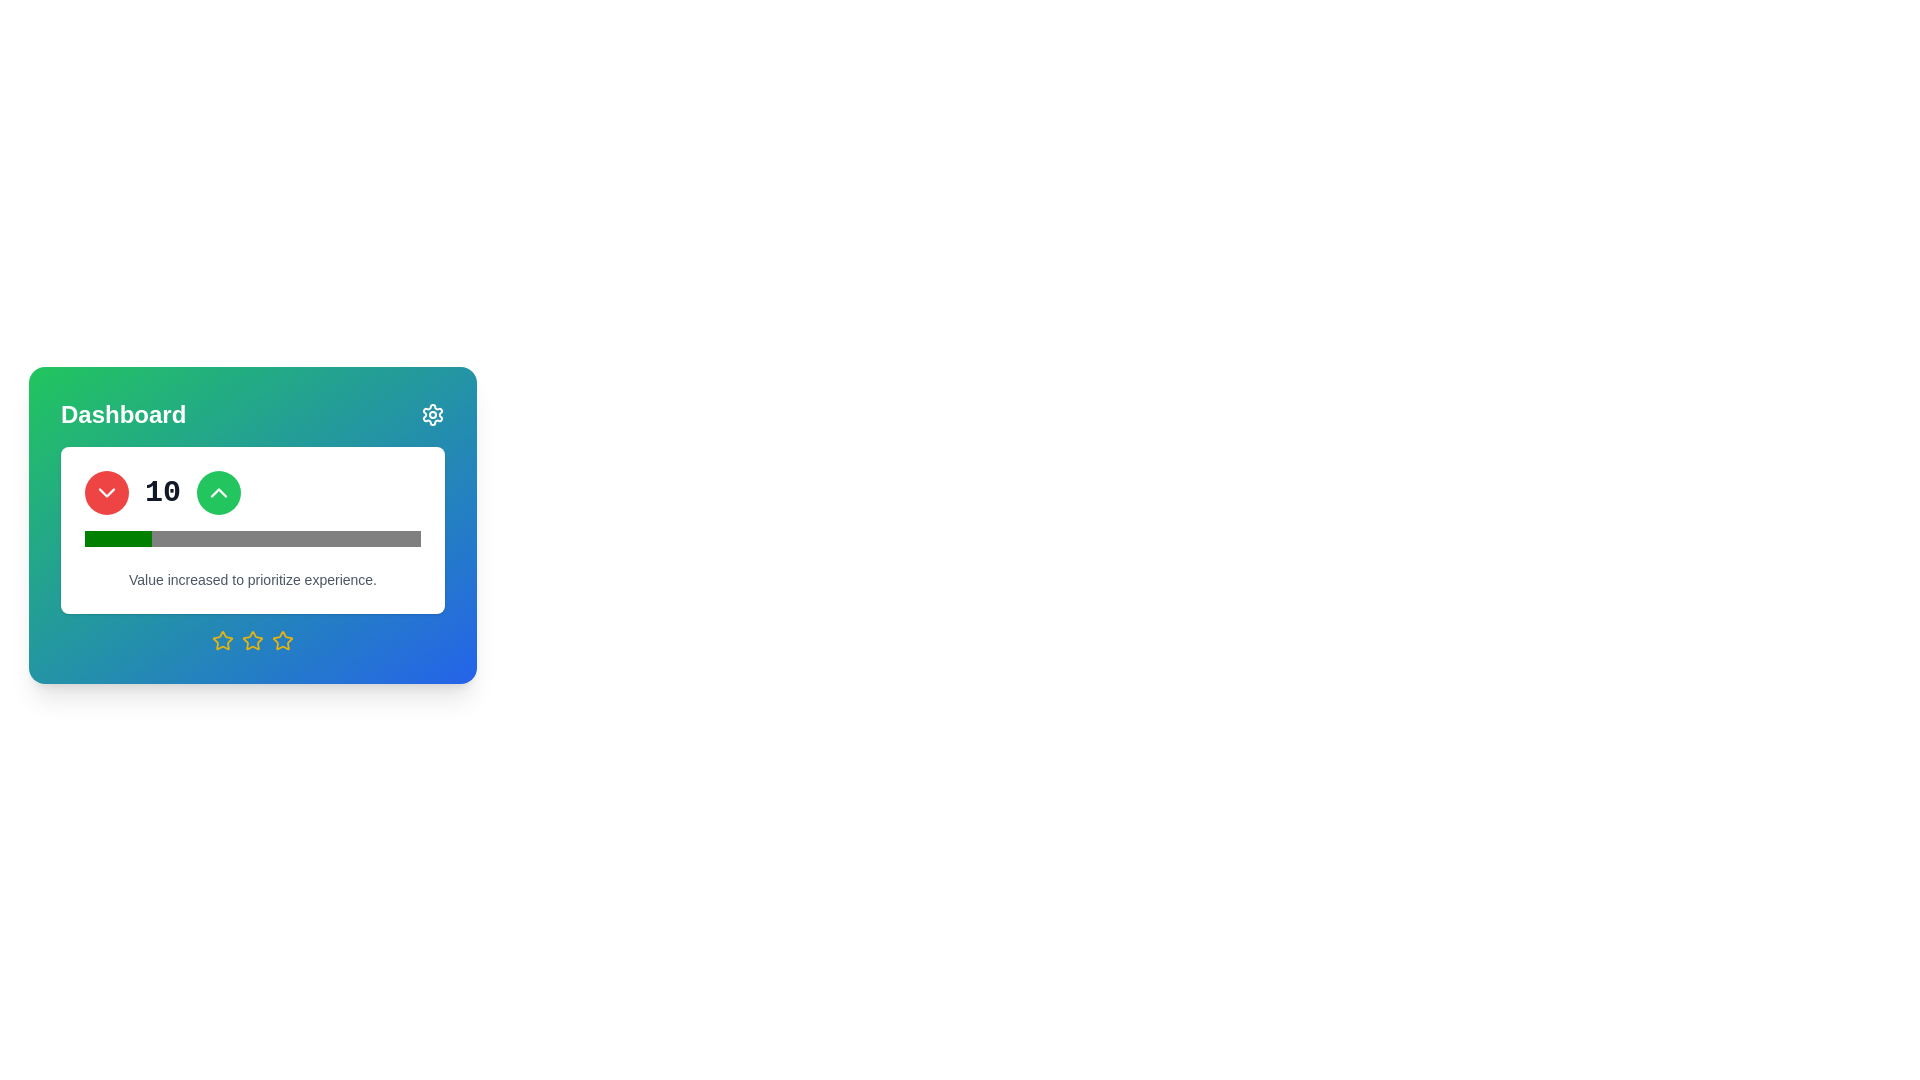  What do you see at coordinates (105, 493) in the screenshot?
I see `the circular red button with a white downward-pointing chevron icon to decrement the displayed value of '10'` at bounding box center [105, 493].